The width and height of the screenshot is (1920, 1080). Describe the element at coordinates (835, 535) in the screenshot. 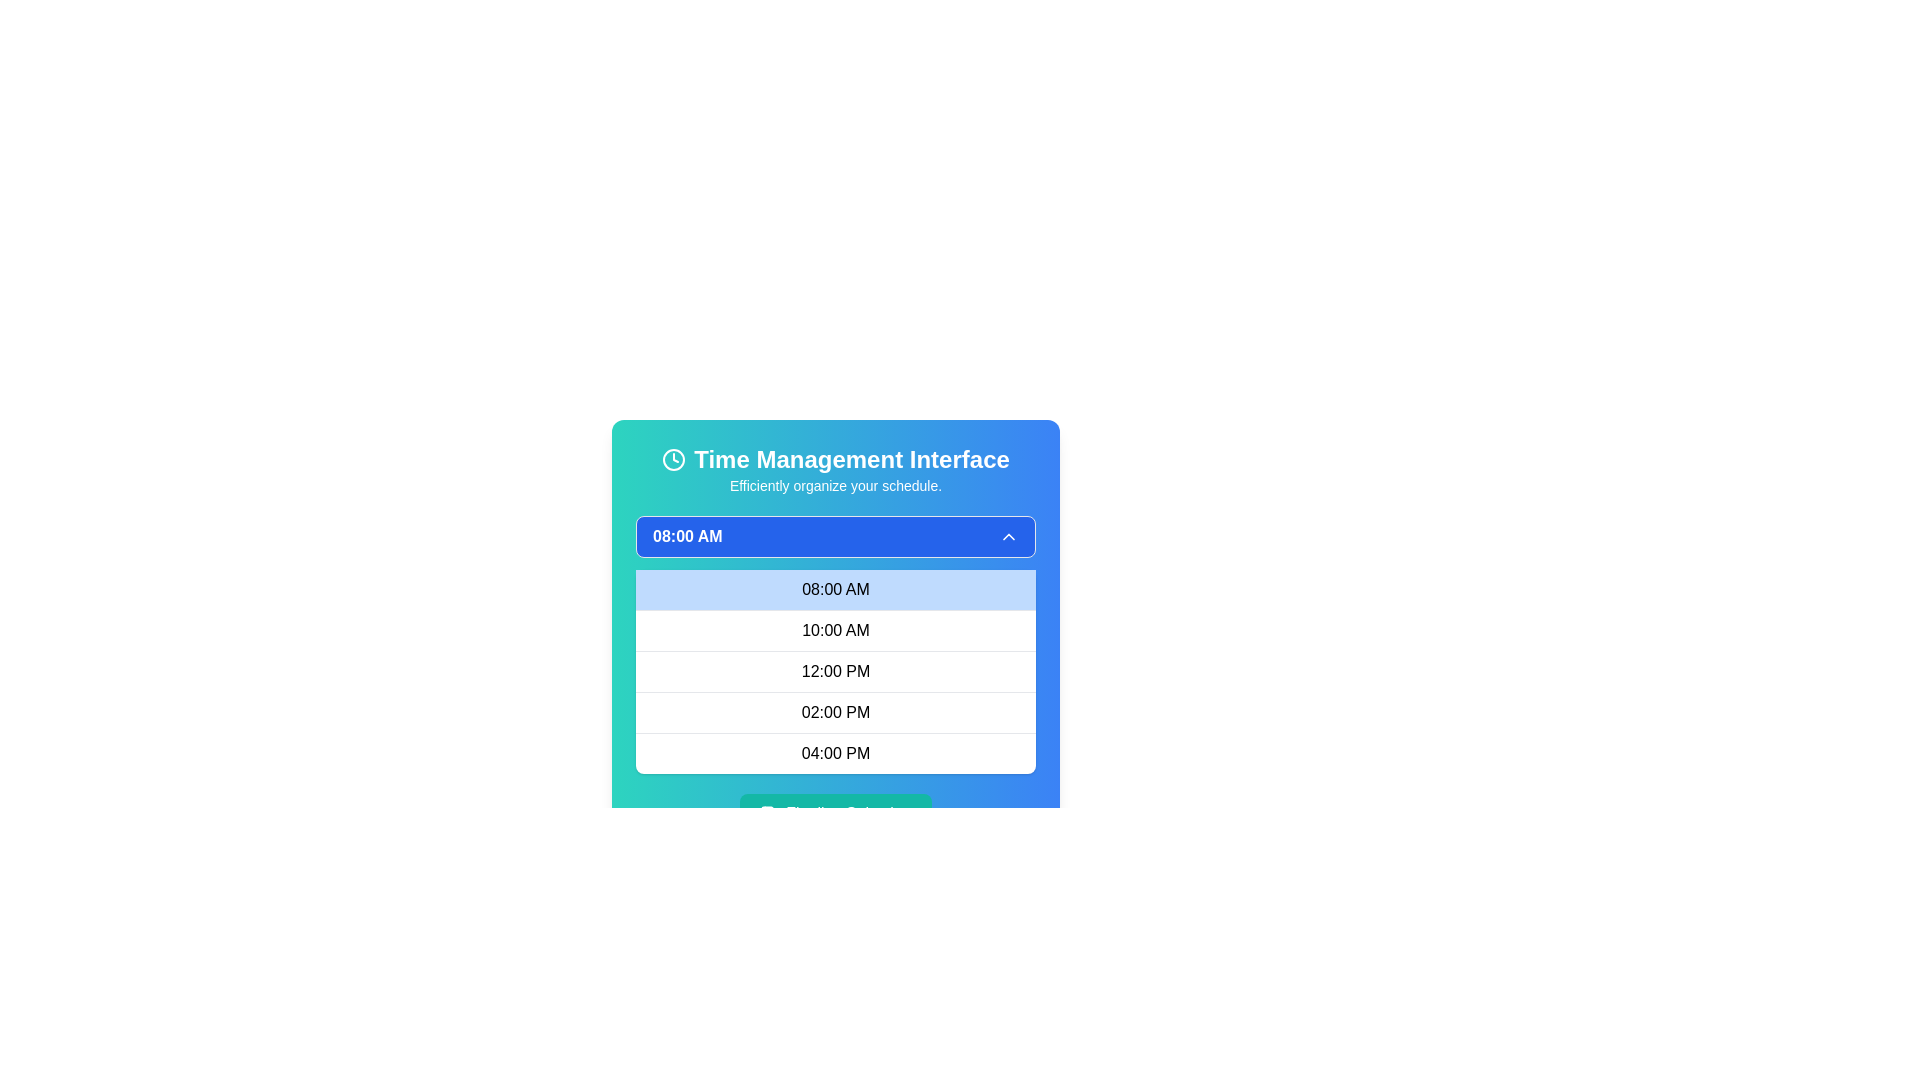

I see `the blue button labeled '08:00 AM' in the time selection dropdown` at that location.